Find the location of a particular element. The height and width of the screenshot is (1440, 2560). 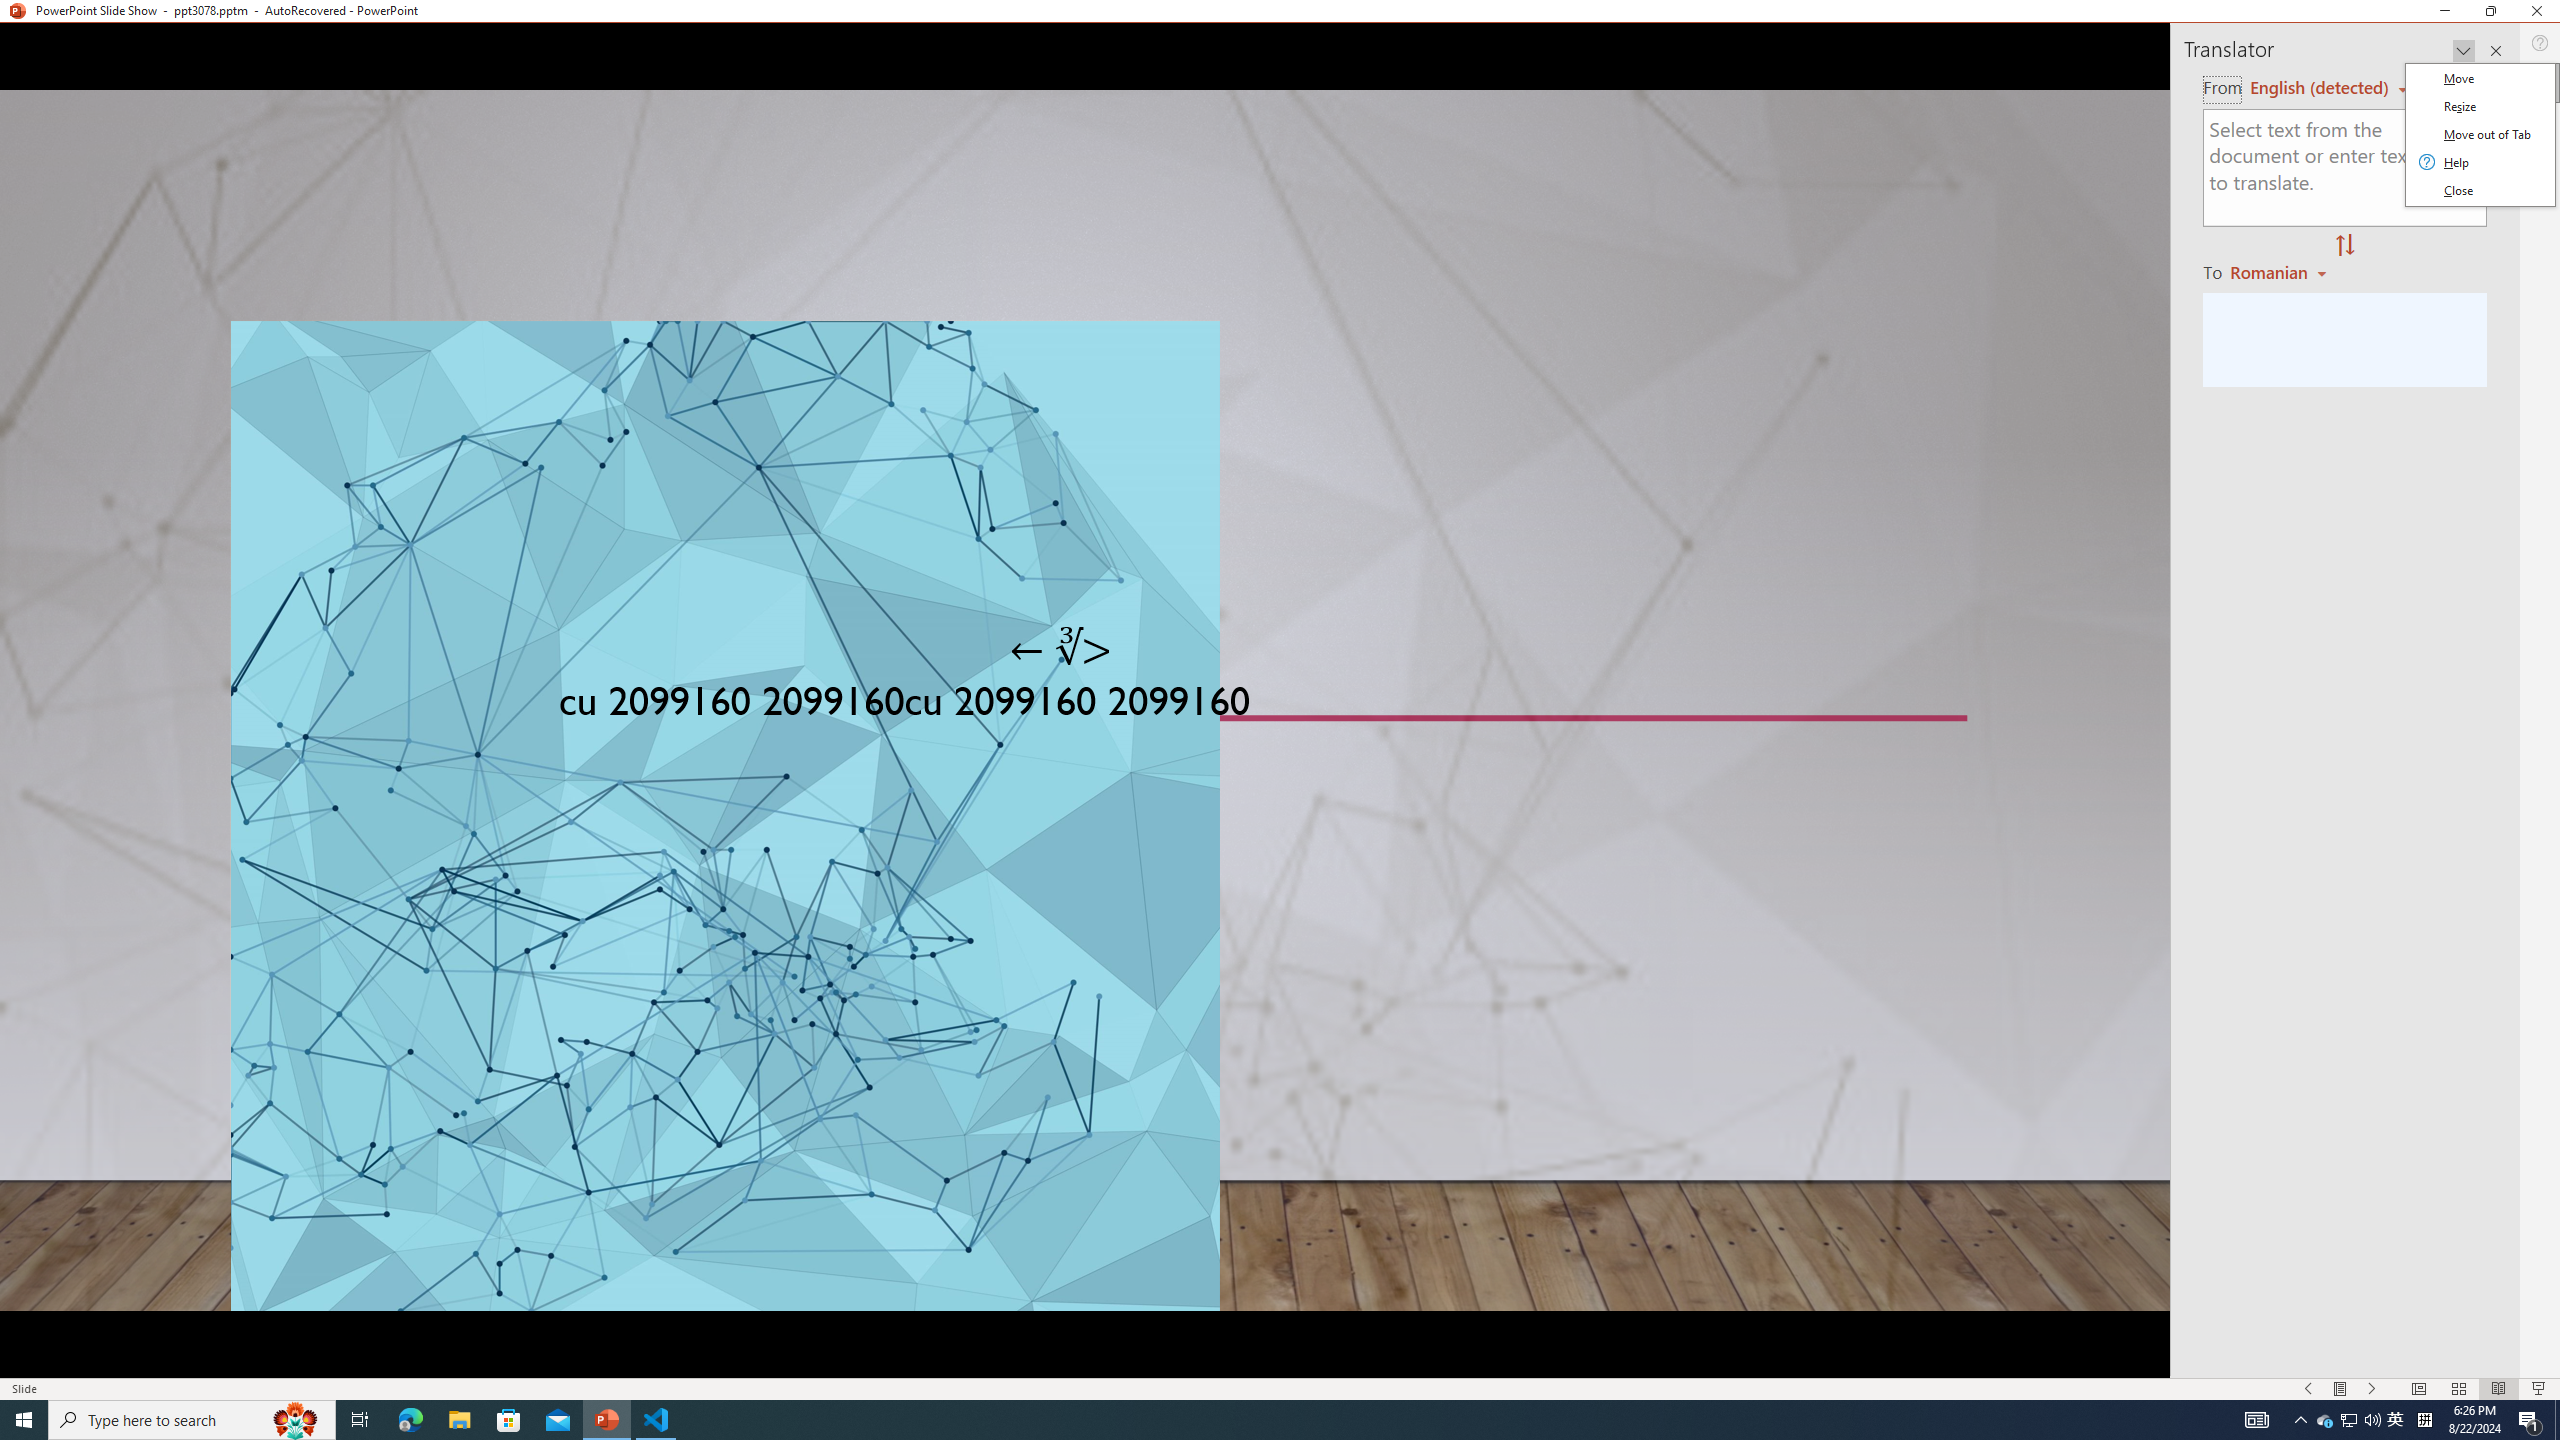

'Class: Net UI Tool Window' is located at coordinates (2478, 134).